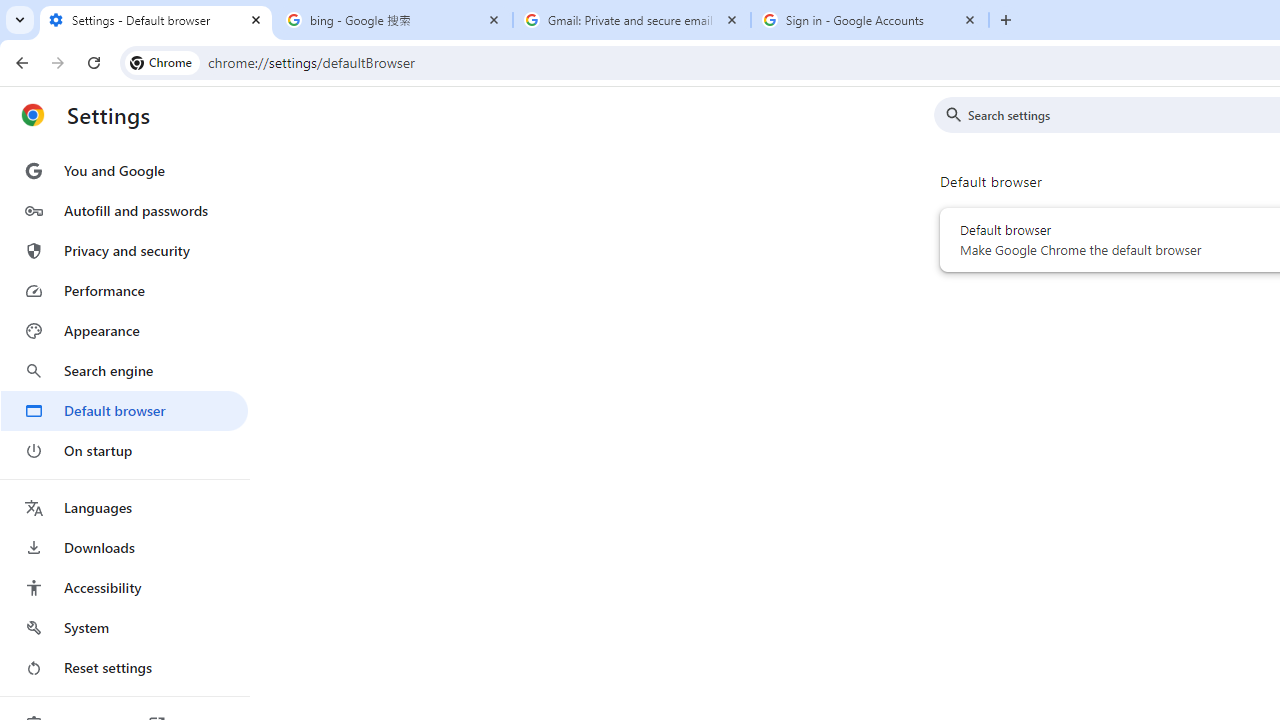  I want to click on 'Settings - Default browser', so click(155, 20).